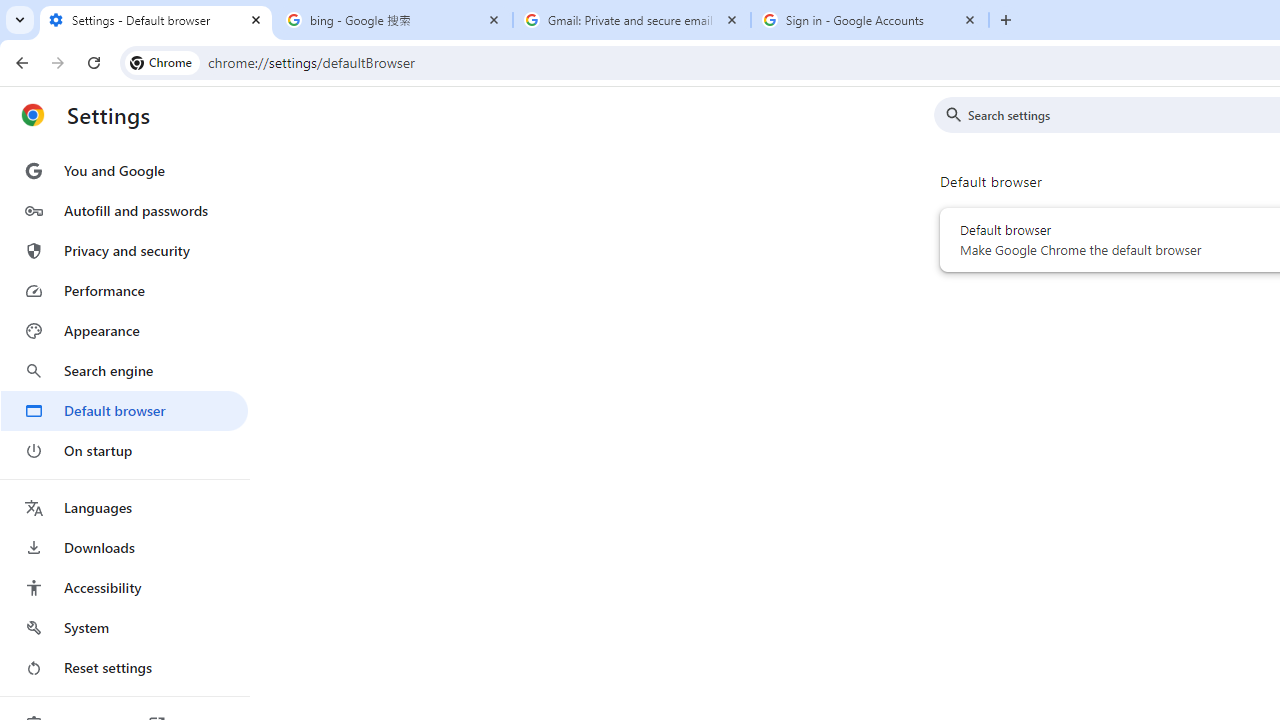  I want to click on 'Settings - Default browser', so click(155, 20).